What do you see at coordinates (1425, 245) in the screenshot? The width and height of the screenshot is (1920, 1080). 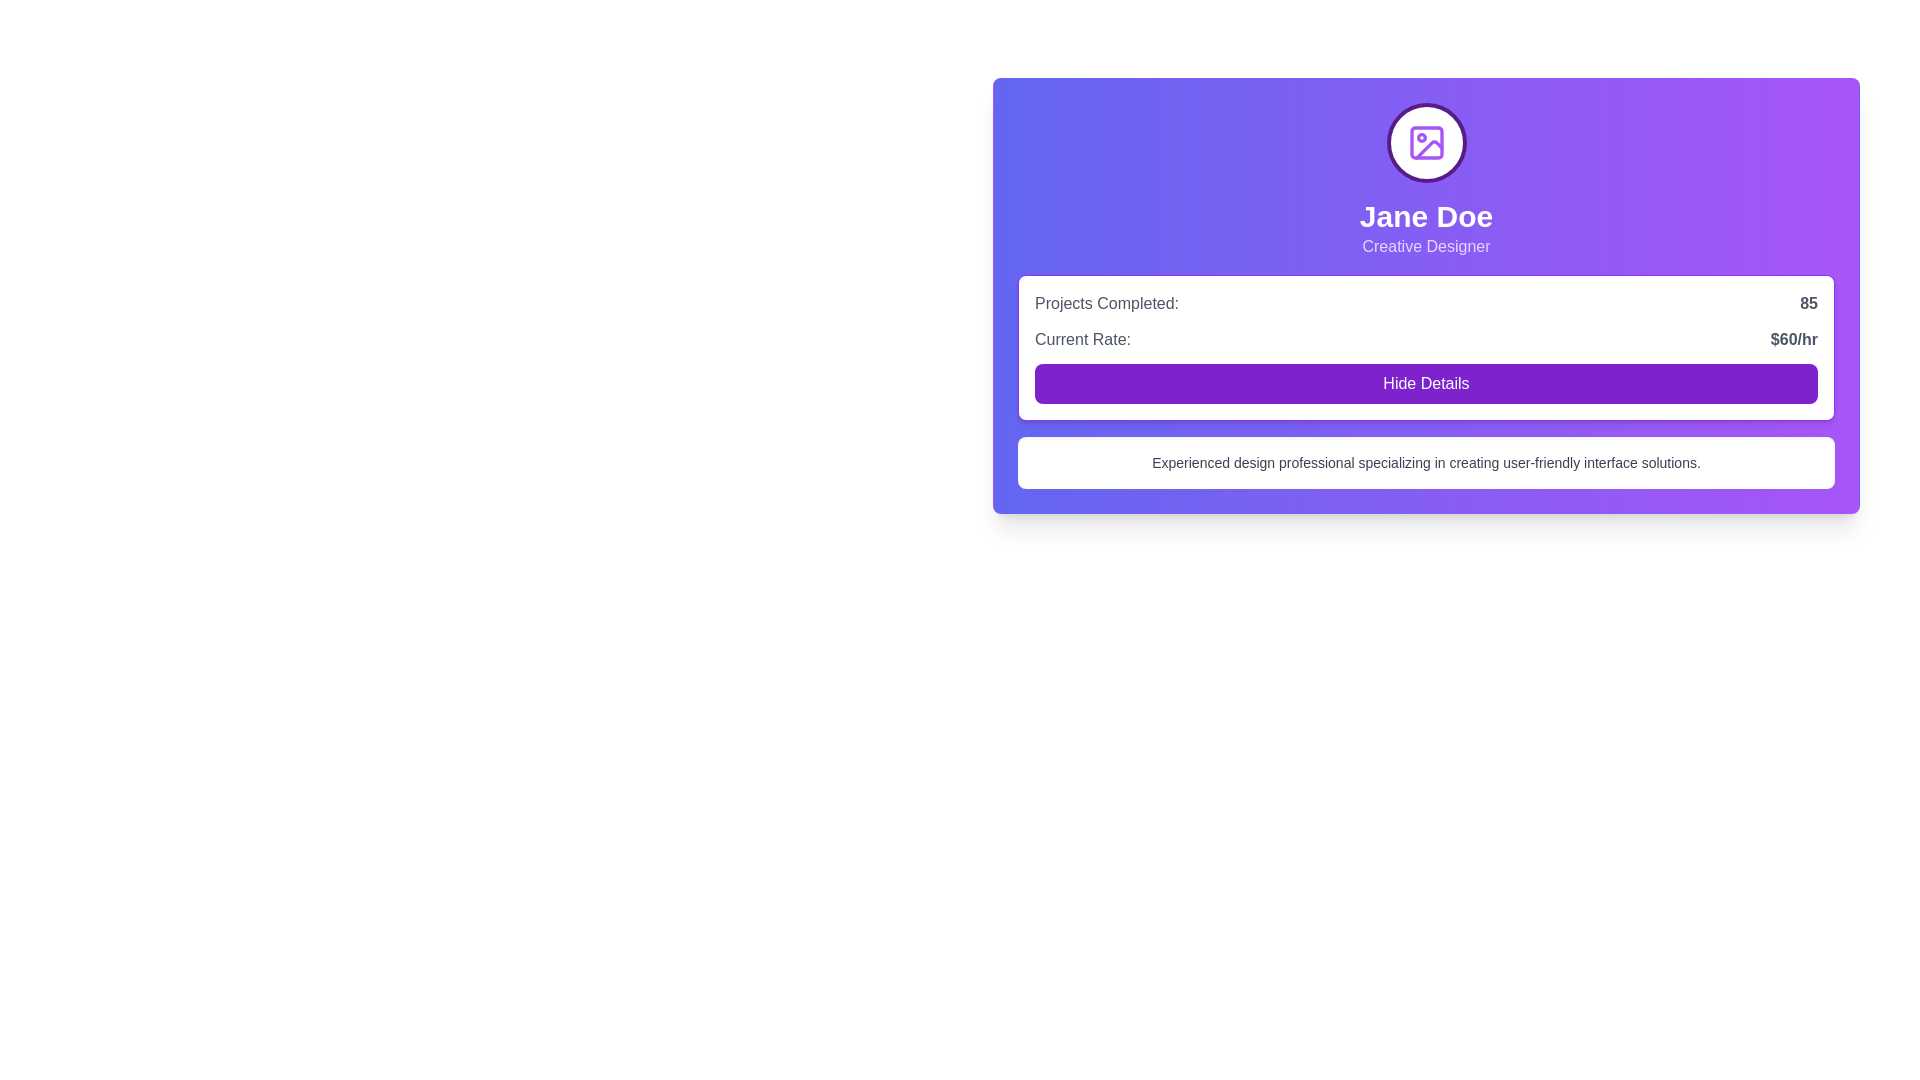 I see `the text label displaying 'Creative Designer', which is located immediately below the name 'Jane Doe' and features a light purple font on a gradient background` at bounding box center [1425, 245].